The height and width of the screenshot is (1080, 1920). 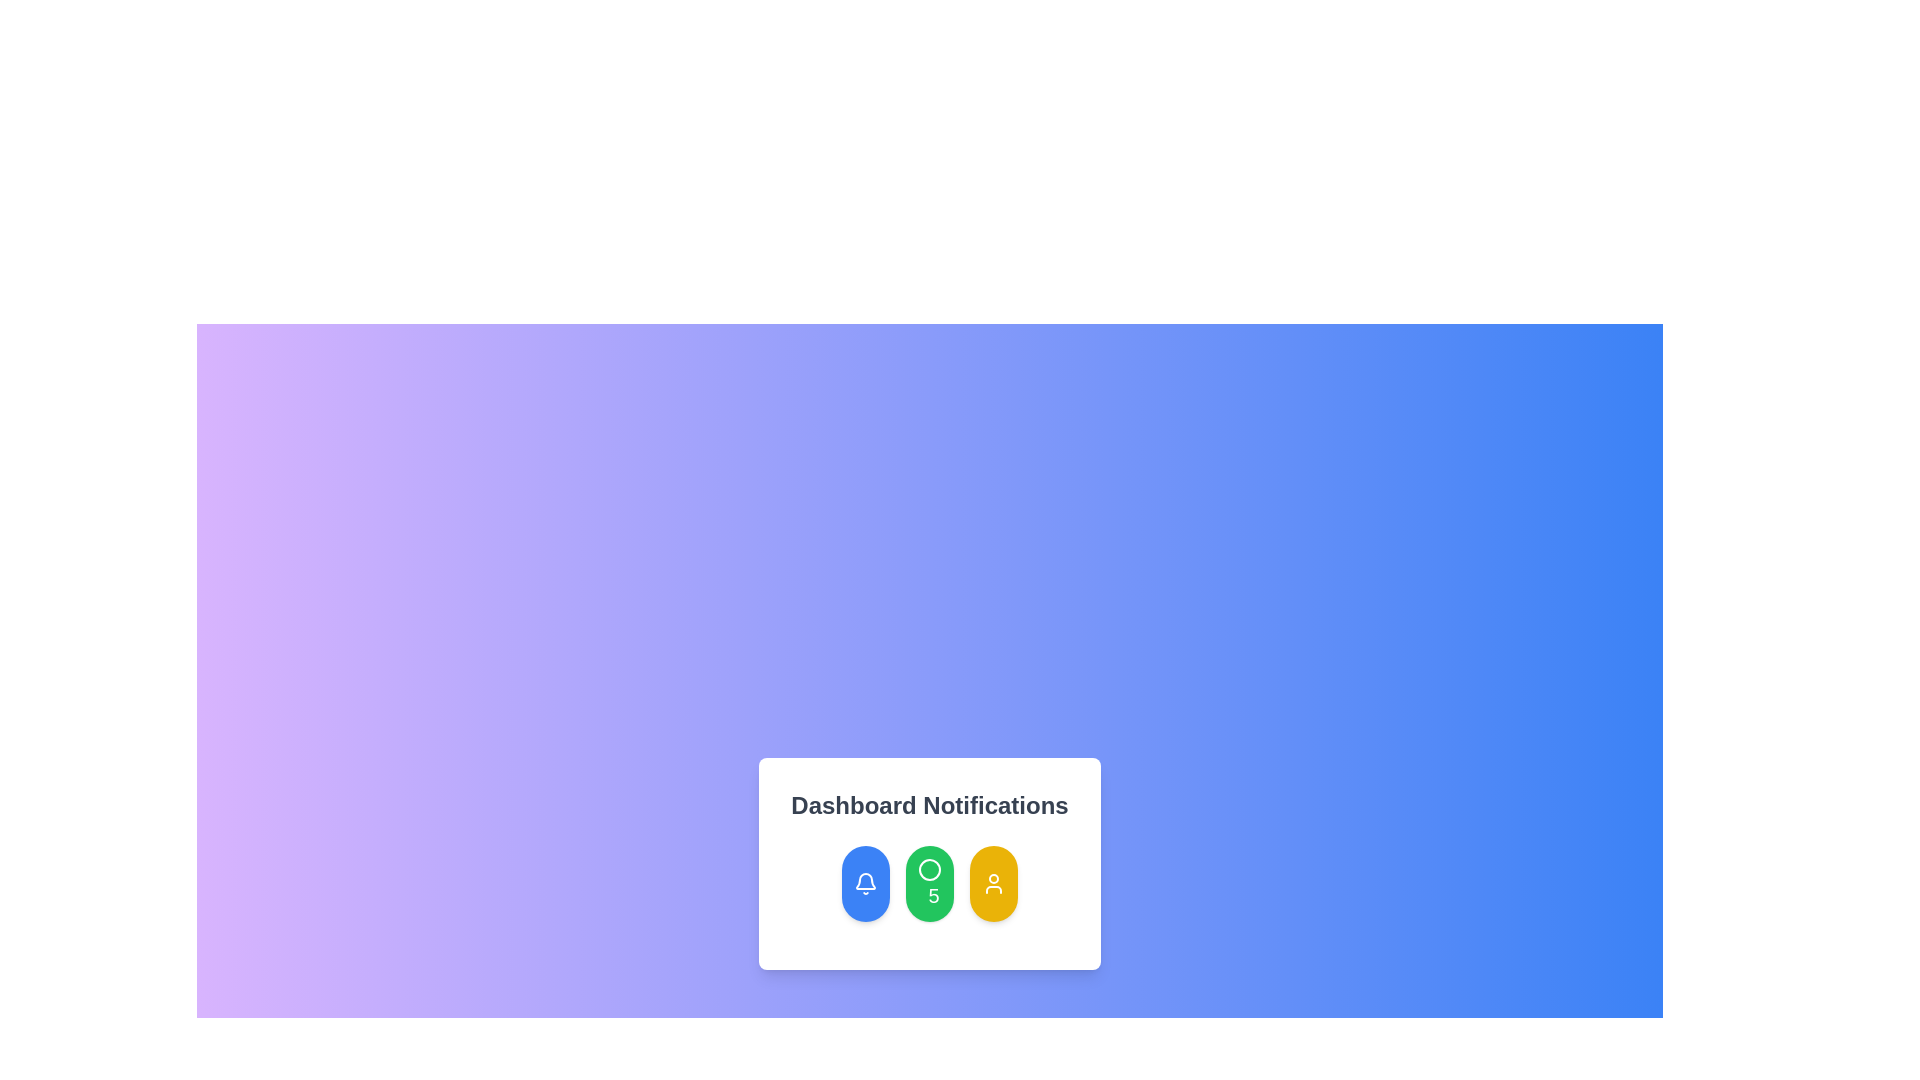 What do you see at coordinates (993, 882) in the screenshot?
I see `the user profile button, which is the third button from the left in a horizontal row beneath the 'Dashboard Notifications' label` at bounding box center [993, 882].